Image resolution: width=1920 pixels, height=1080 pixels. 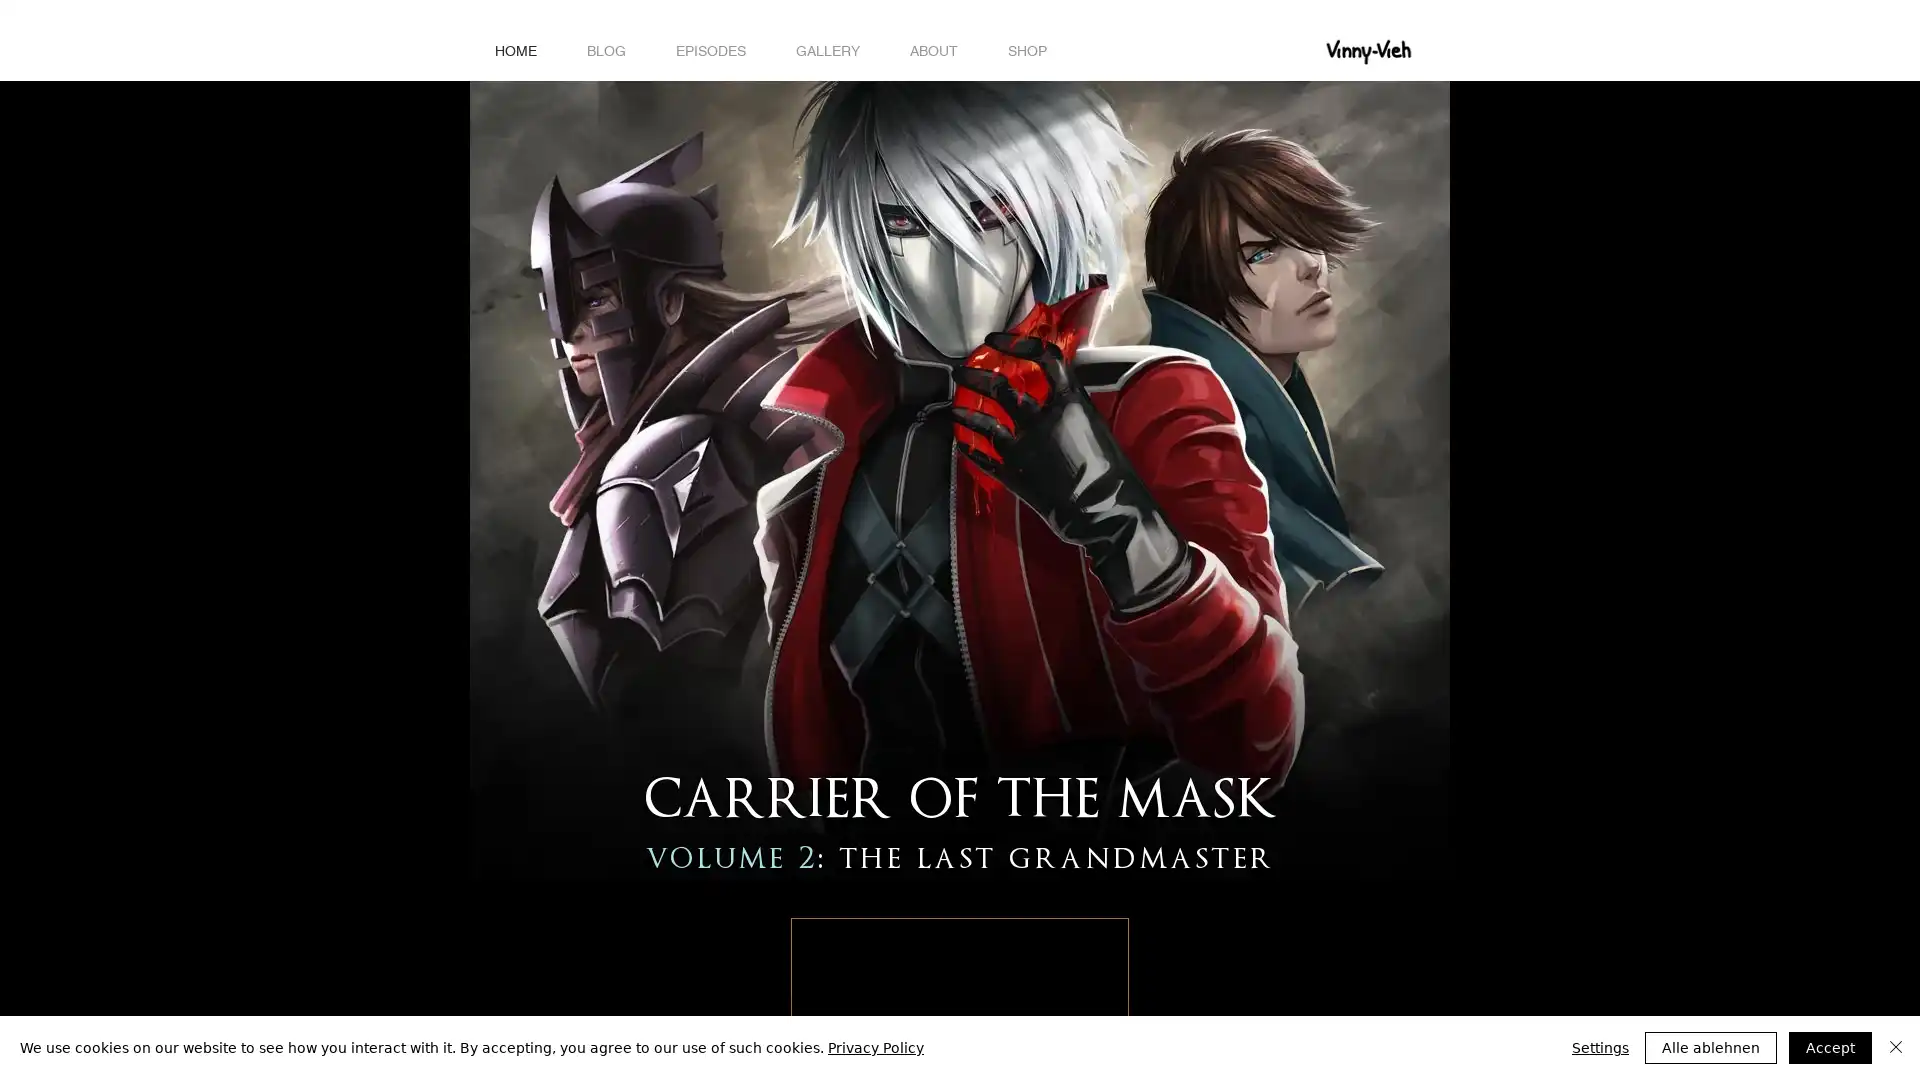 I want to click on Alle ablehnen, so click(x=1709, y=1047).